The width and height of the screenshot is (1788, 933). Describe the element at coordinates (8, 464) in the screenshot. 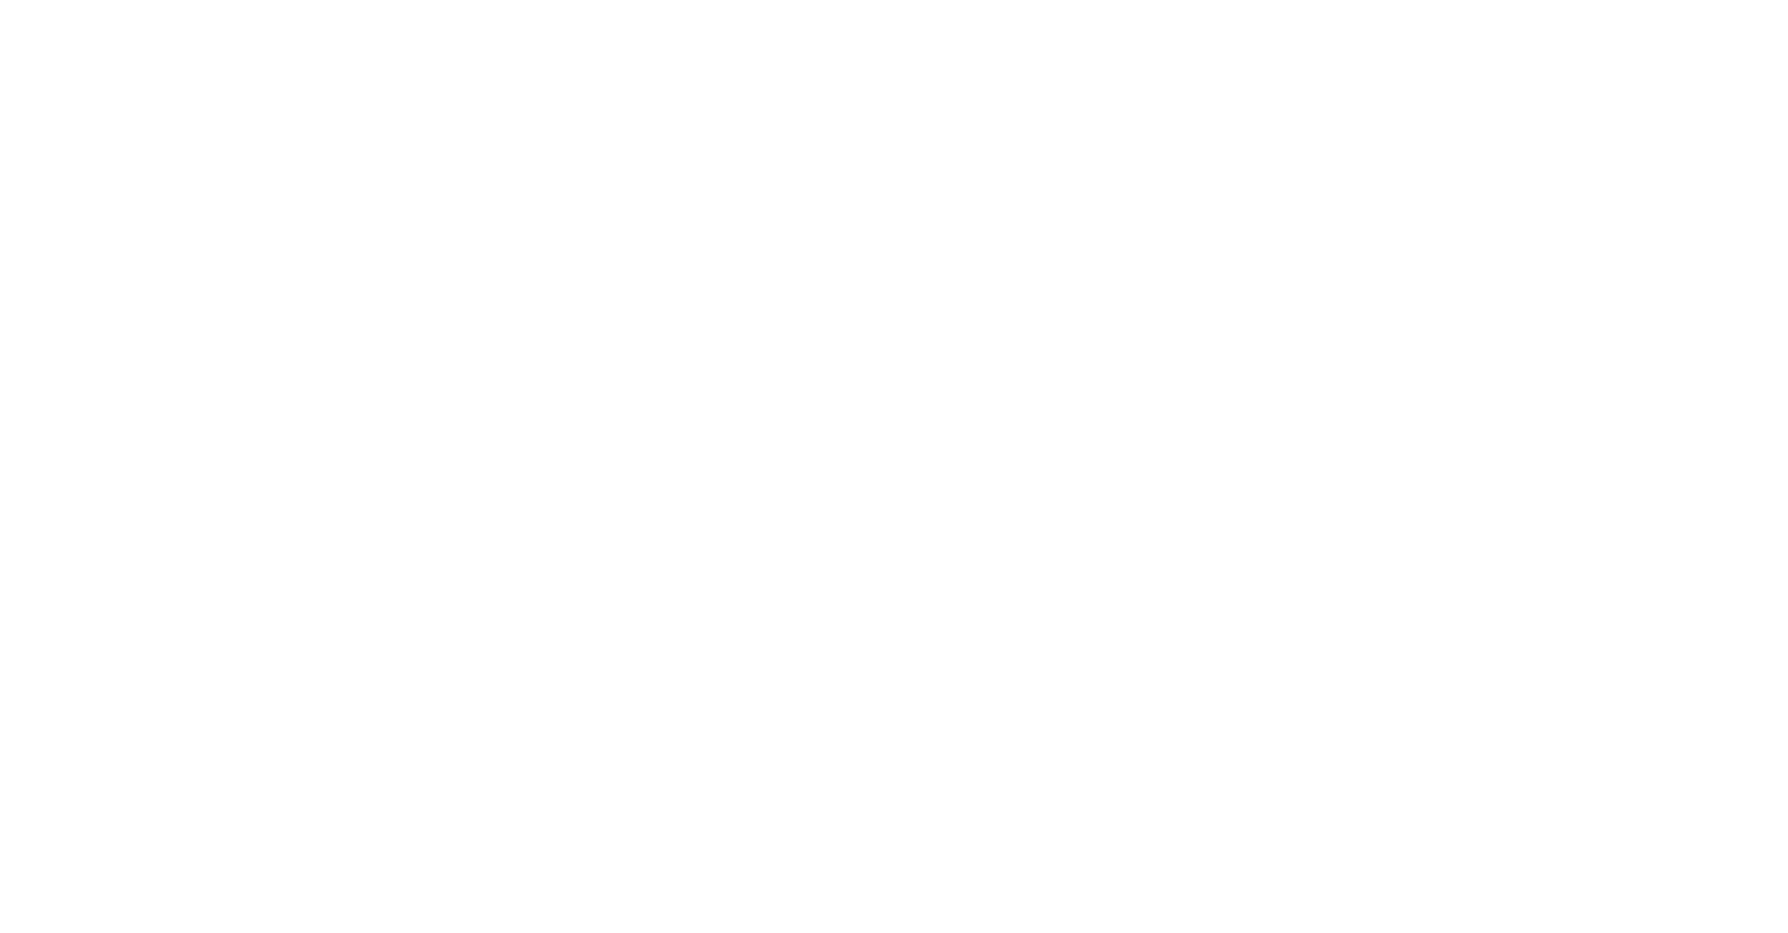

I see `'Fragen?'` at that location.